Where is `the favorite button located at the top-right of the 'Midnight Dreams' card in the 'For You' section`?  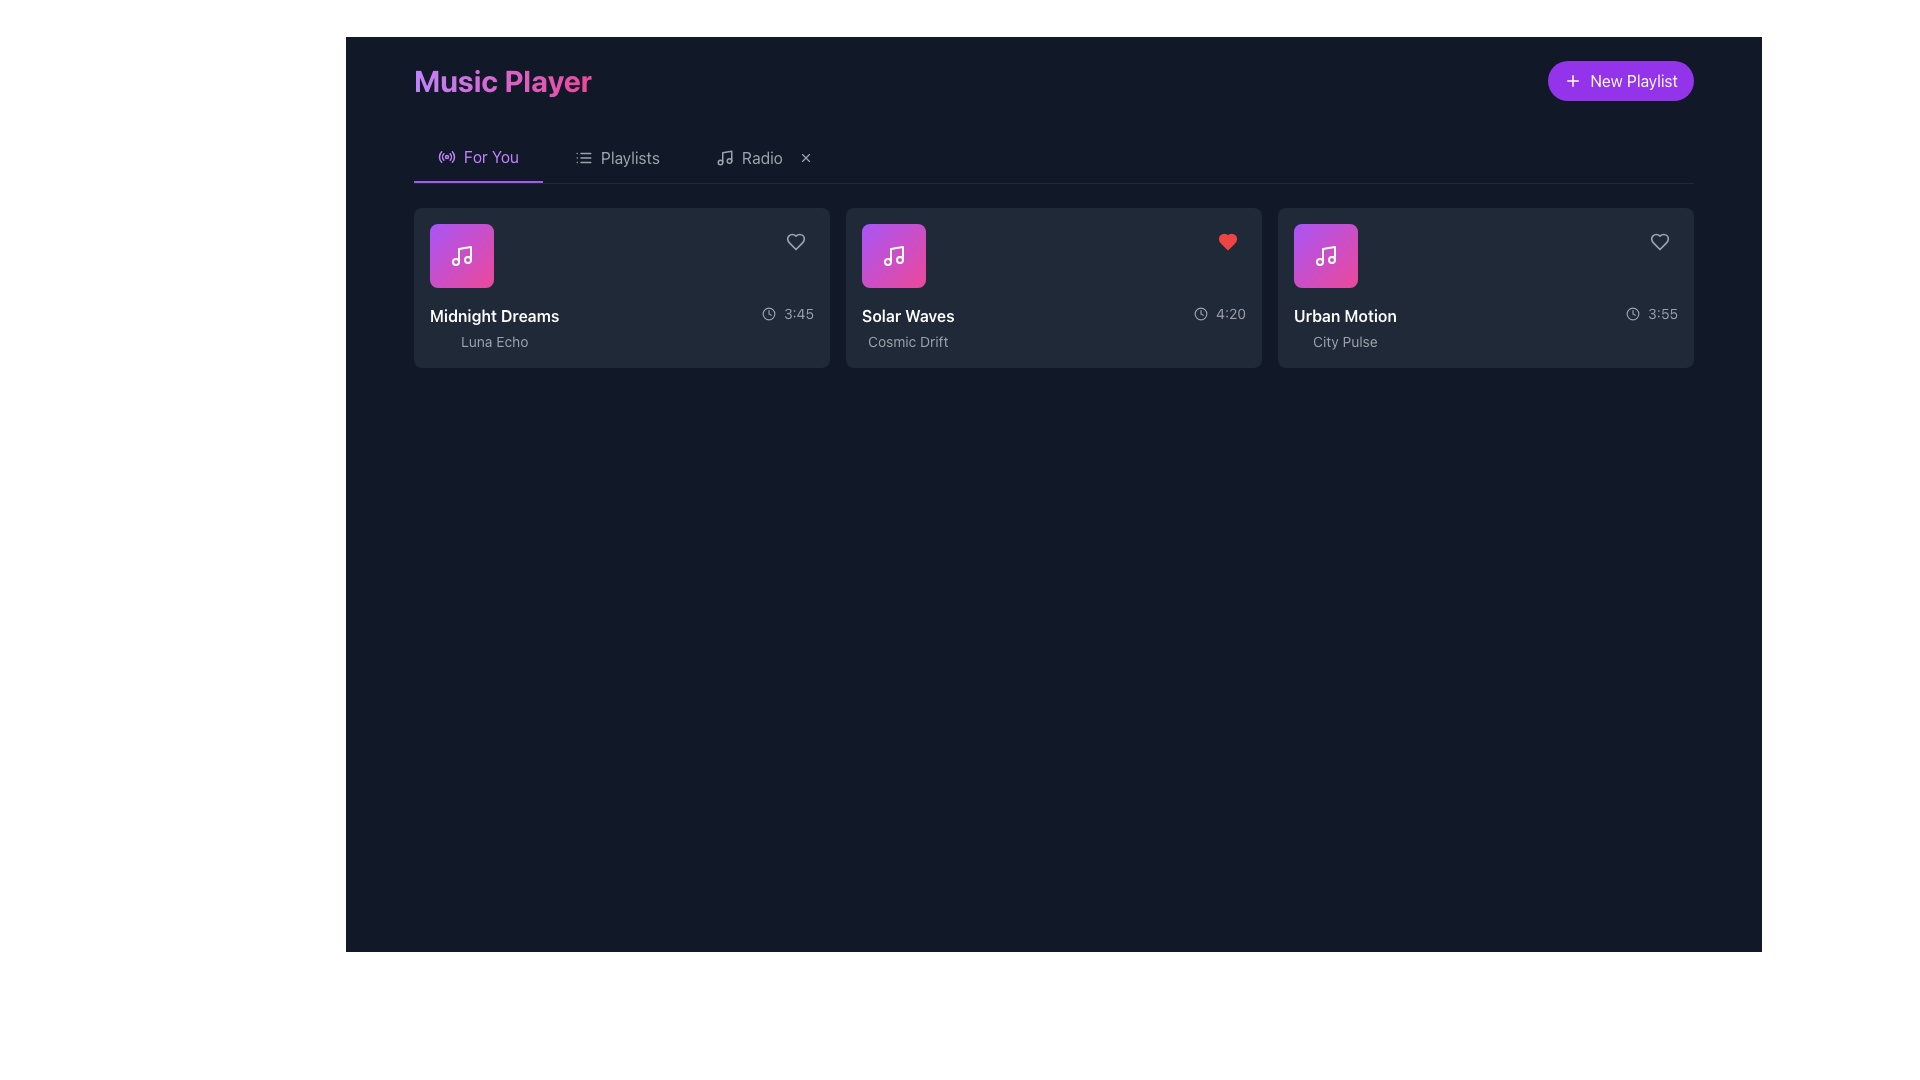
the favorite button located at the top-right of the 'Midnight Dreams' card in the 'For You' section is located at coordinates (795, 241).